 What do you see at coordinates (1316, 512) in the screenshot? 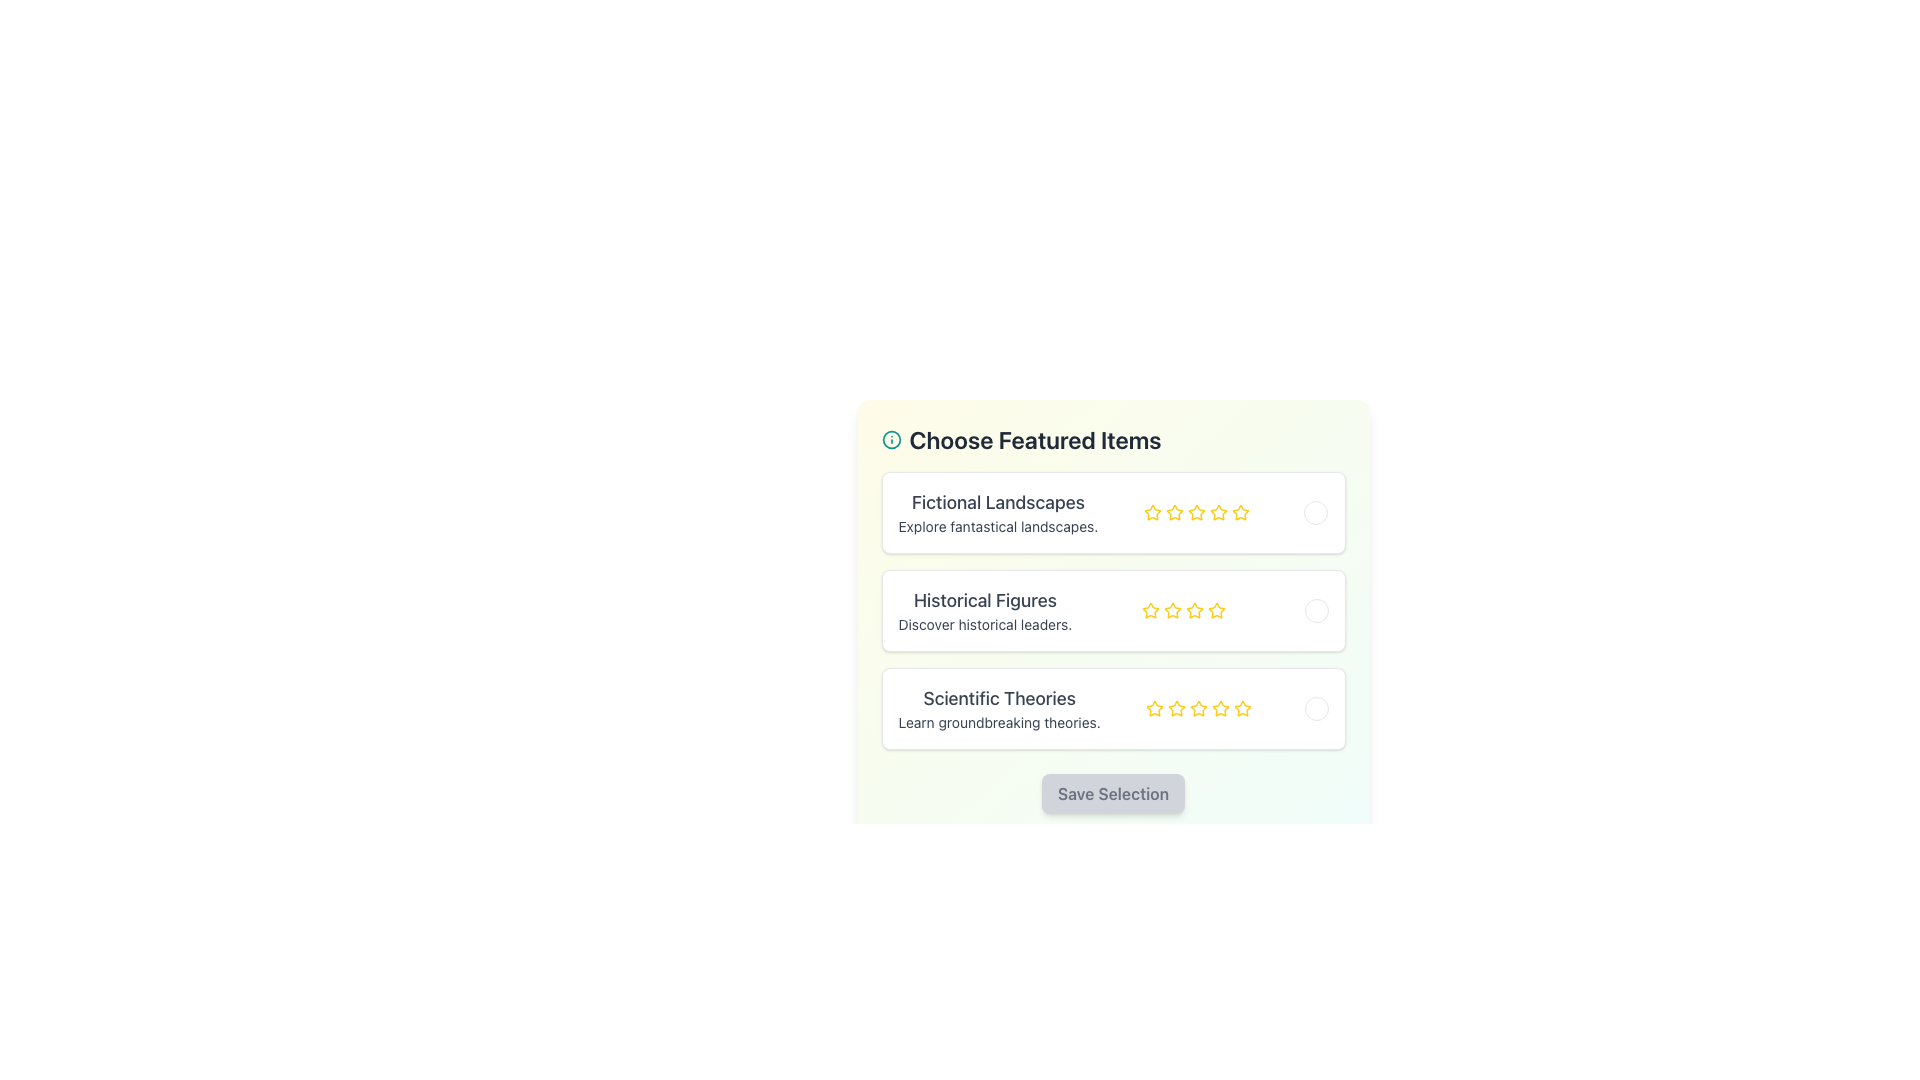
I see `the action button related to the 'Fictional Landscapes' listing` at bounding box center [1316, 512].